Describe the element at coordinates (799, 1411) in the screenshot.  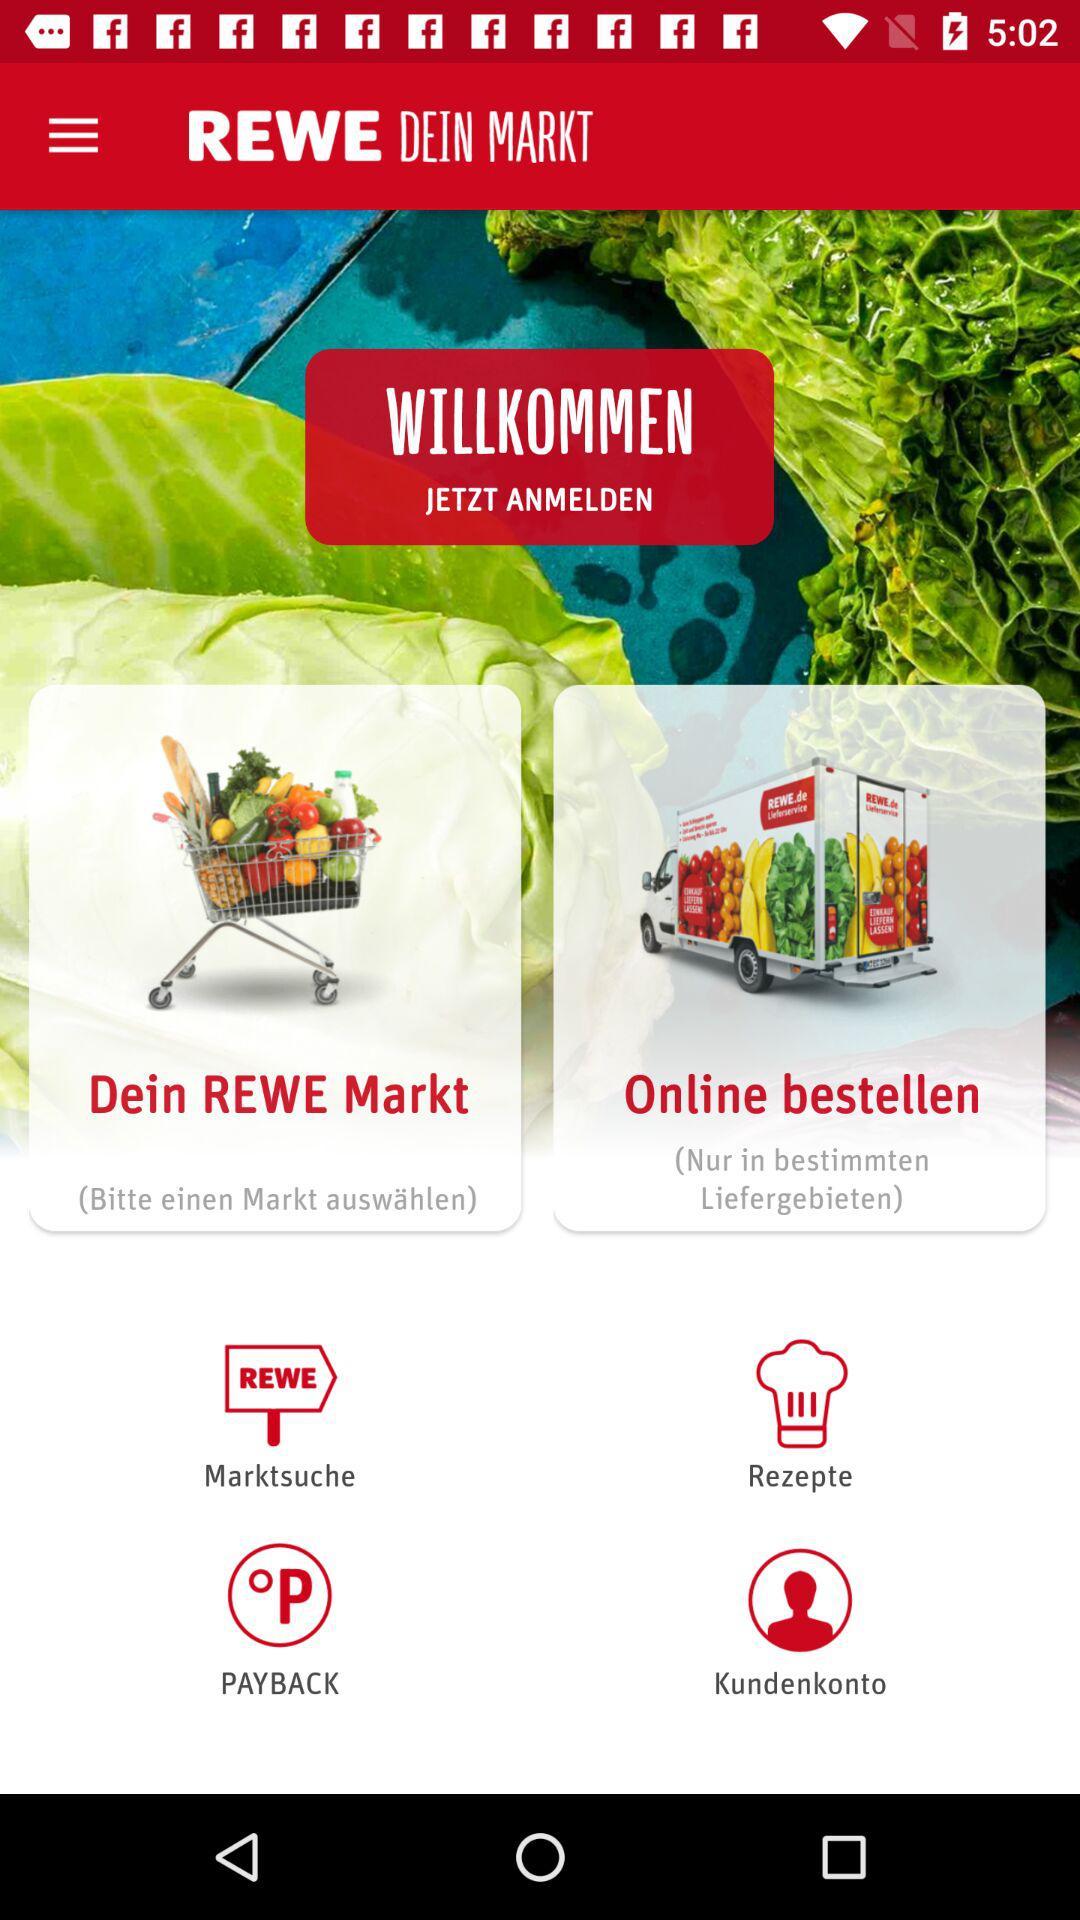
I see `the item to the right of the marktsuche icon` at that location.